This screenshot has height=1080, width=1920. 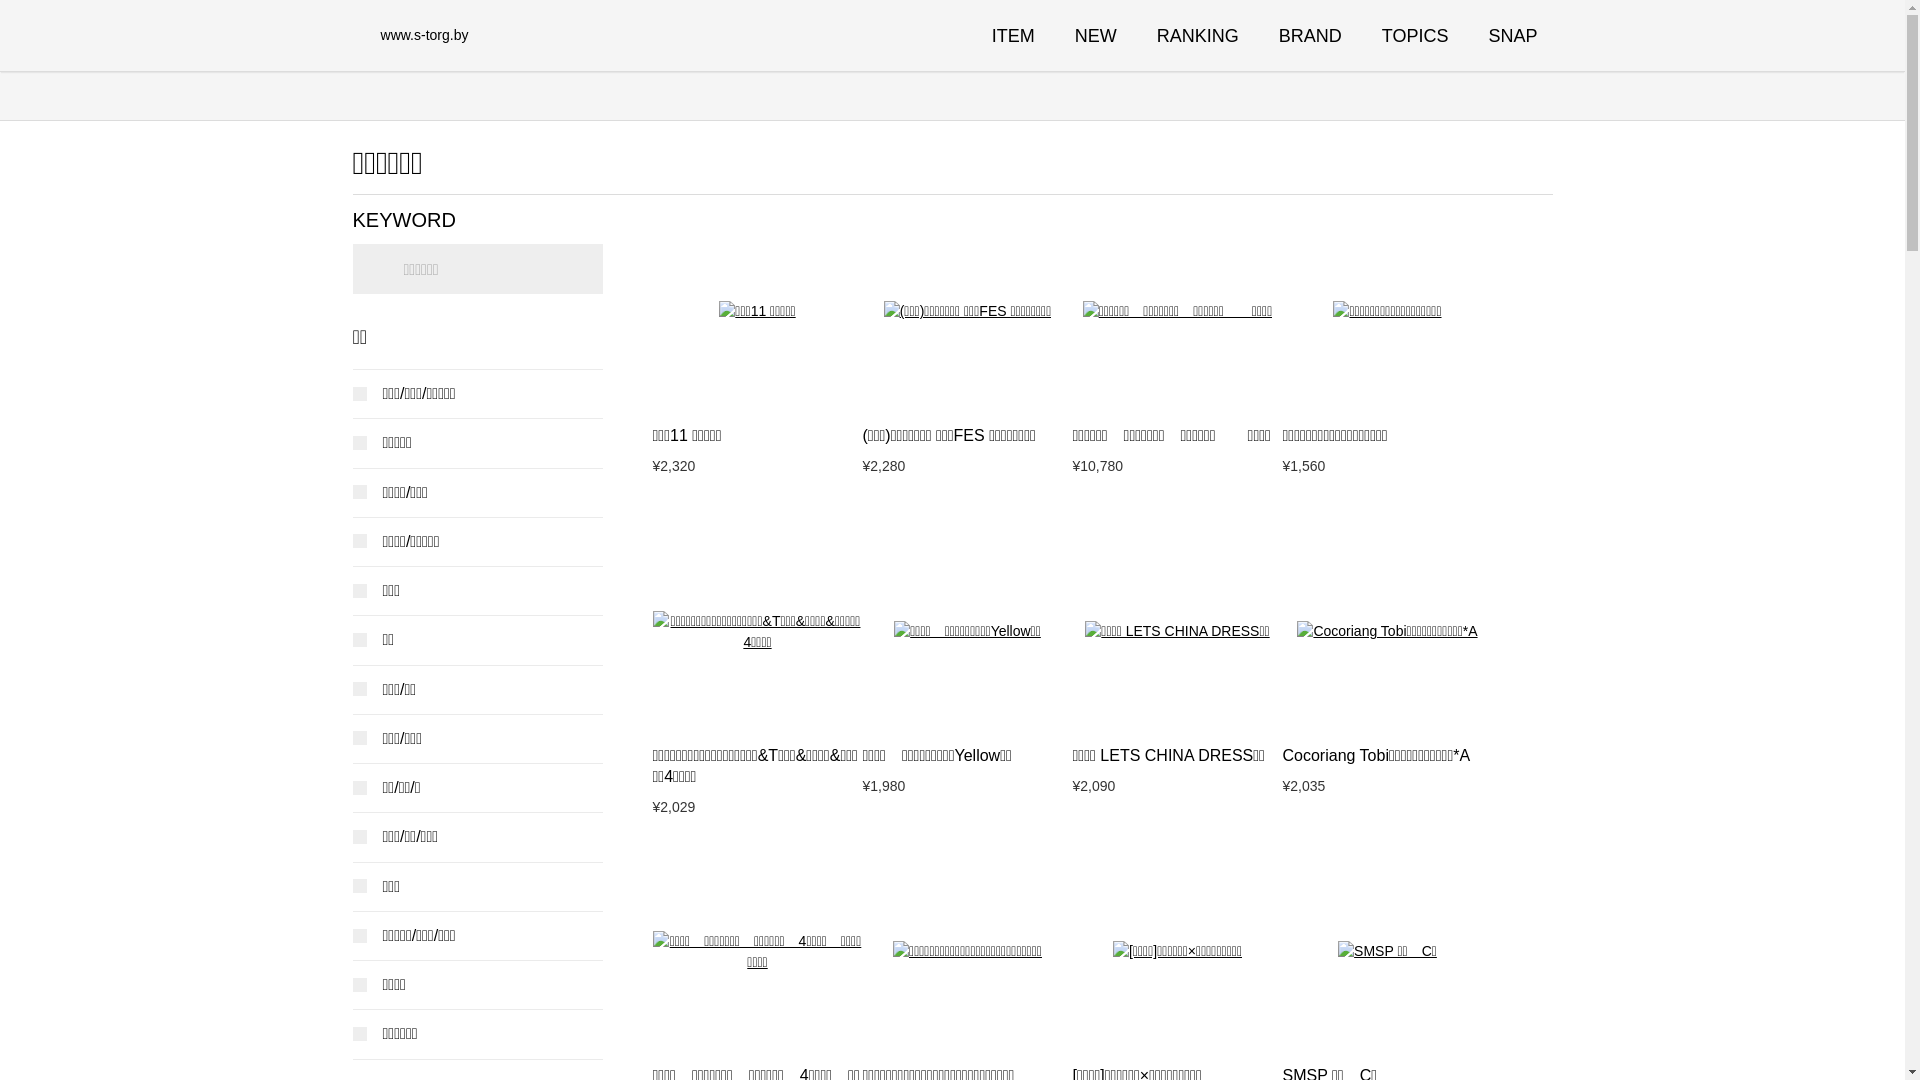 What do you see at coordinates (1094, 35) in the screenshot?
I see `'NEW'` at bounding box center [1094, 35].